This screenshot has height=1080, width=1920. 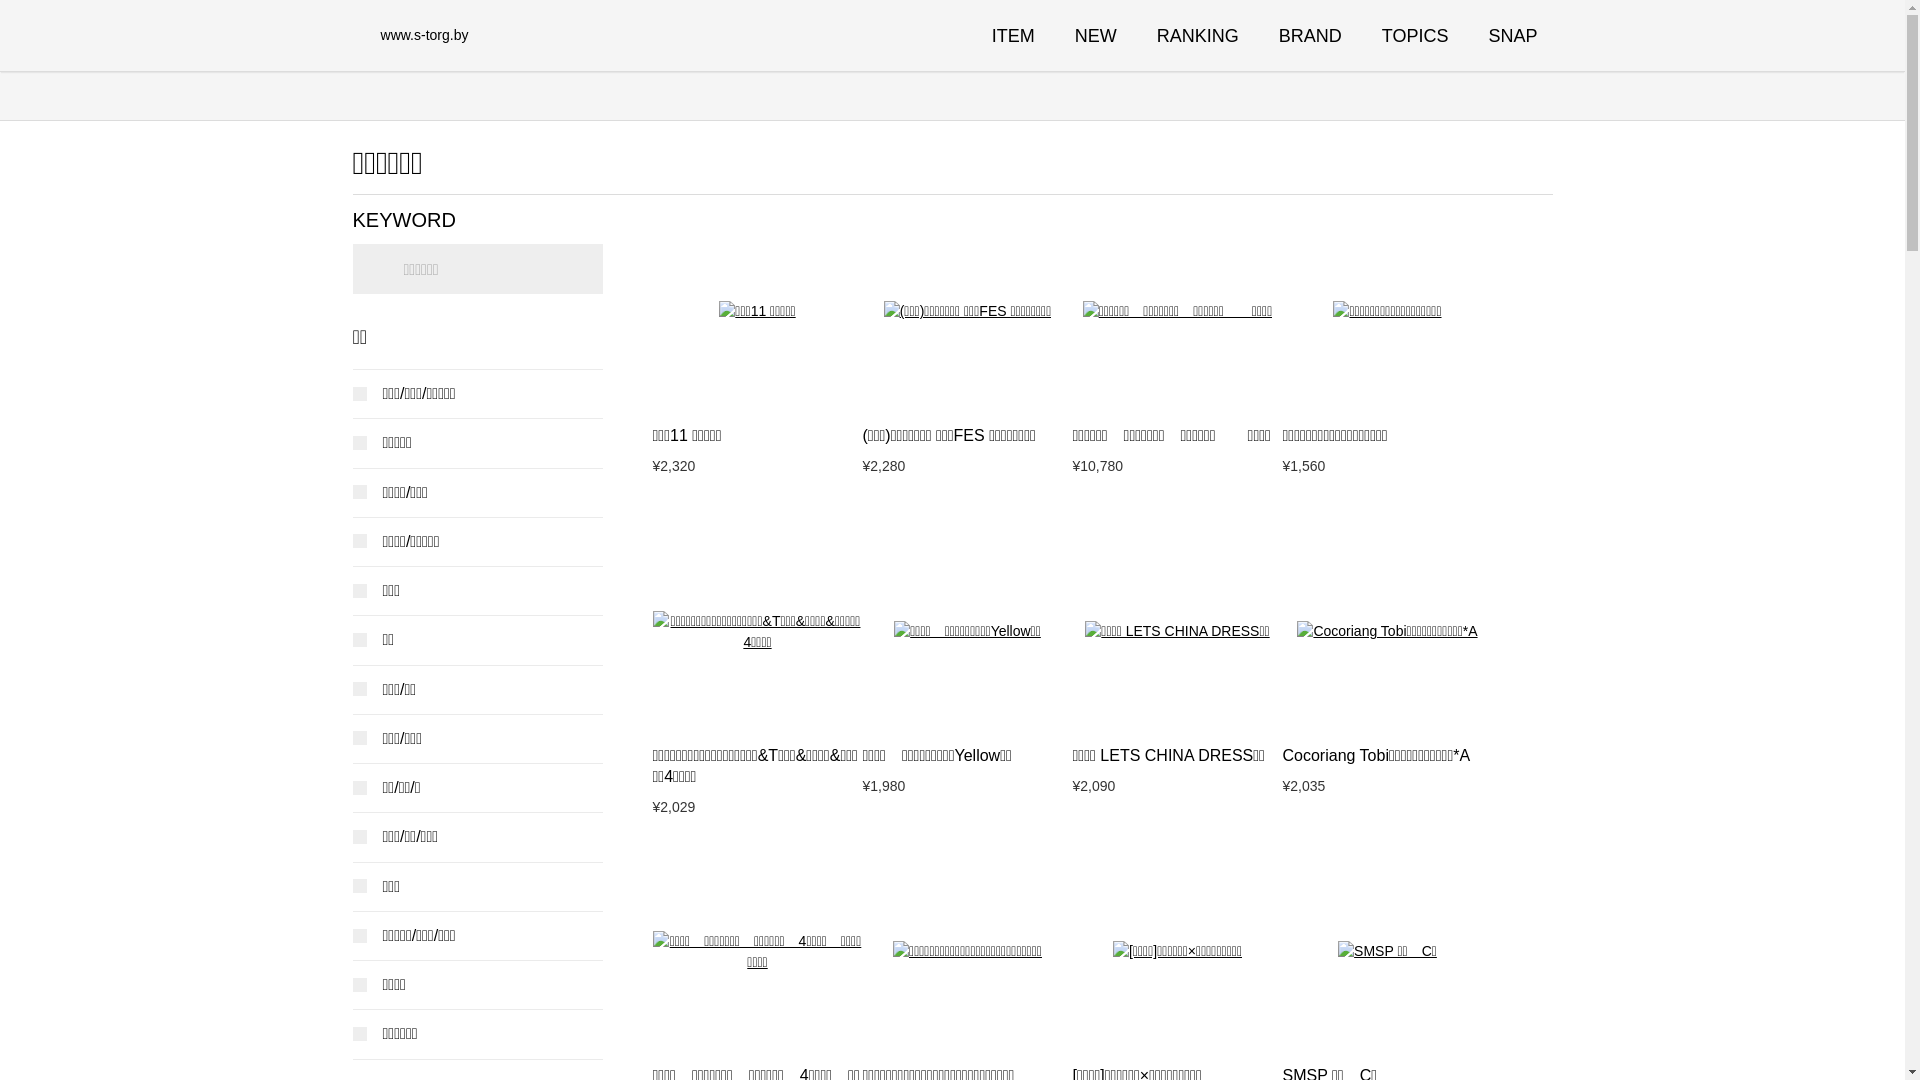 What do you see at coordinates (1094, 35) in the screenshot?
I see `'NEW'` at bounding box center [1094, 35].